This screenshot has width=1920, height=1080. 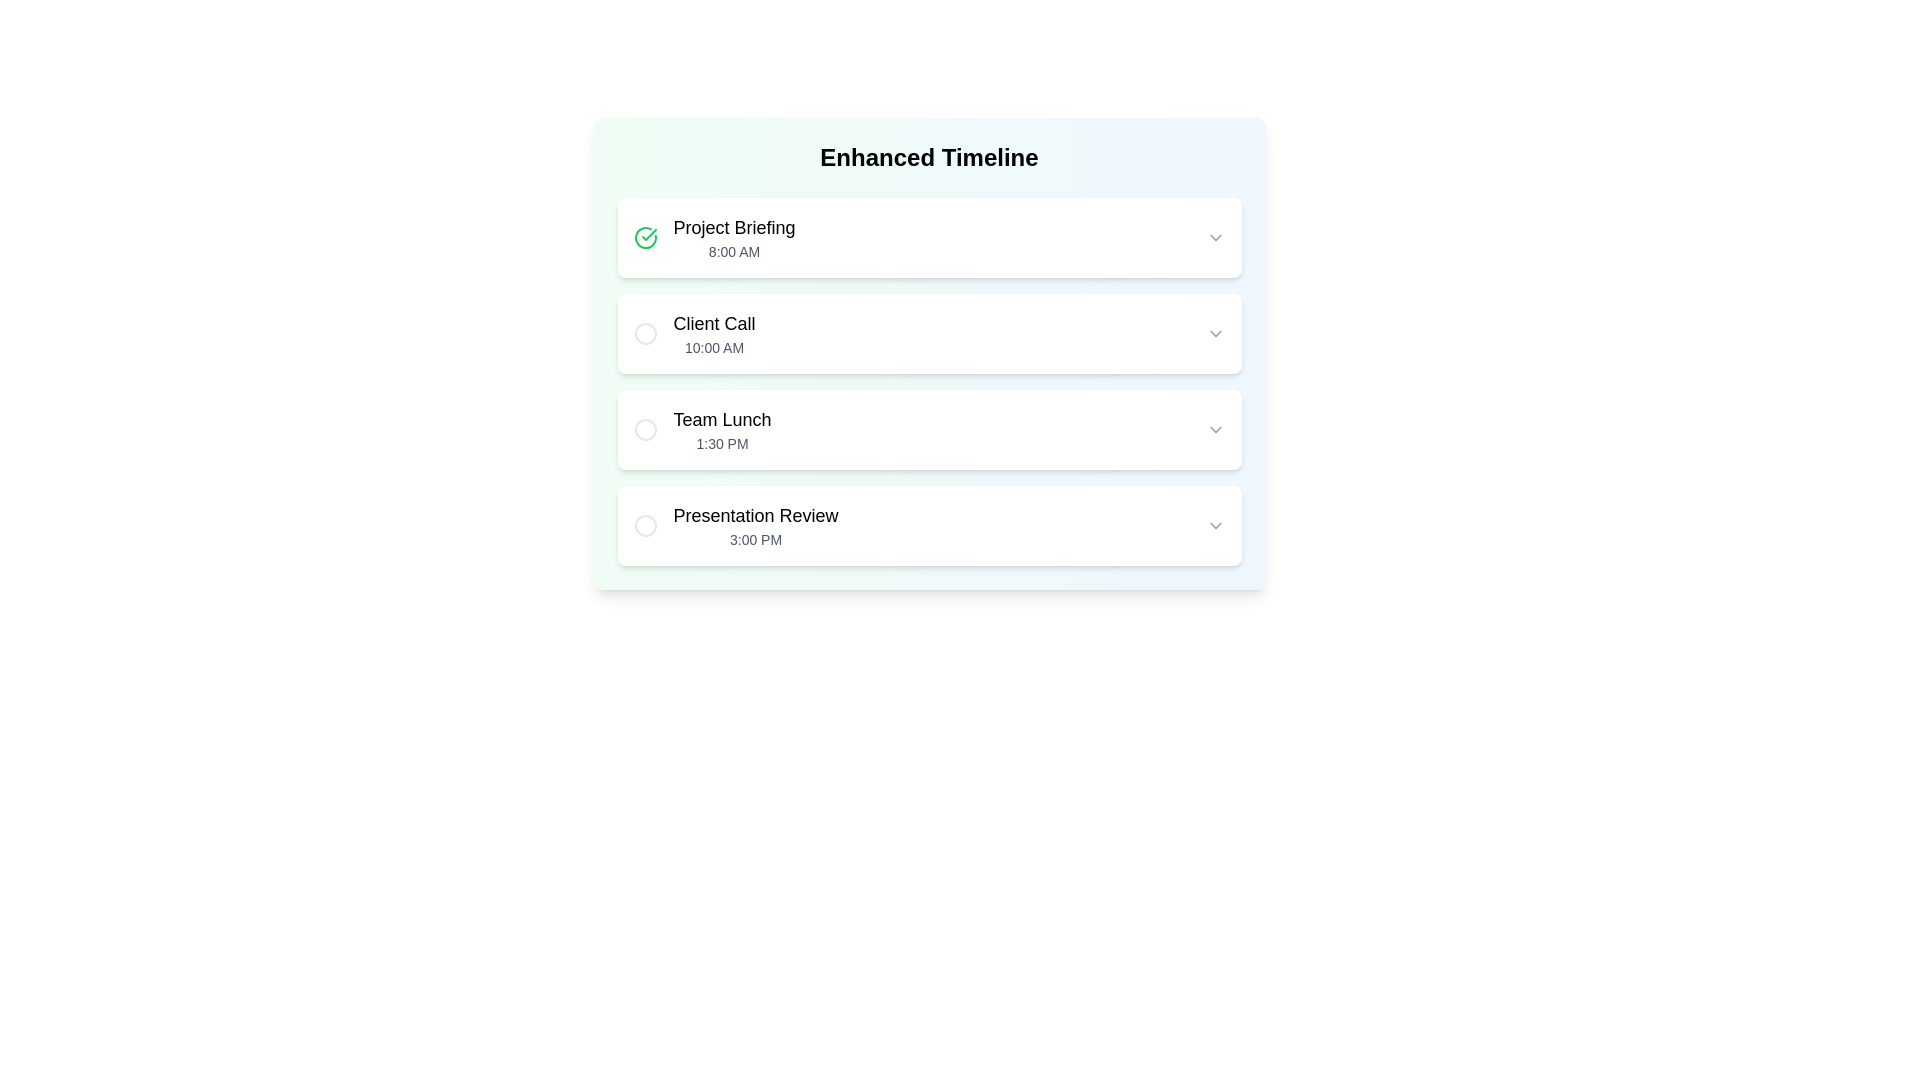 What do you see at coordinates (720, 428) in the screenshot?
I see `the 'Team Lunch' text display block, which includes the title and scheduled time, to possibly view more details about the event` at bounding box center [720, 428].